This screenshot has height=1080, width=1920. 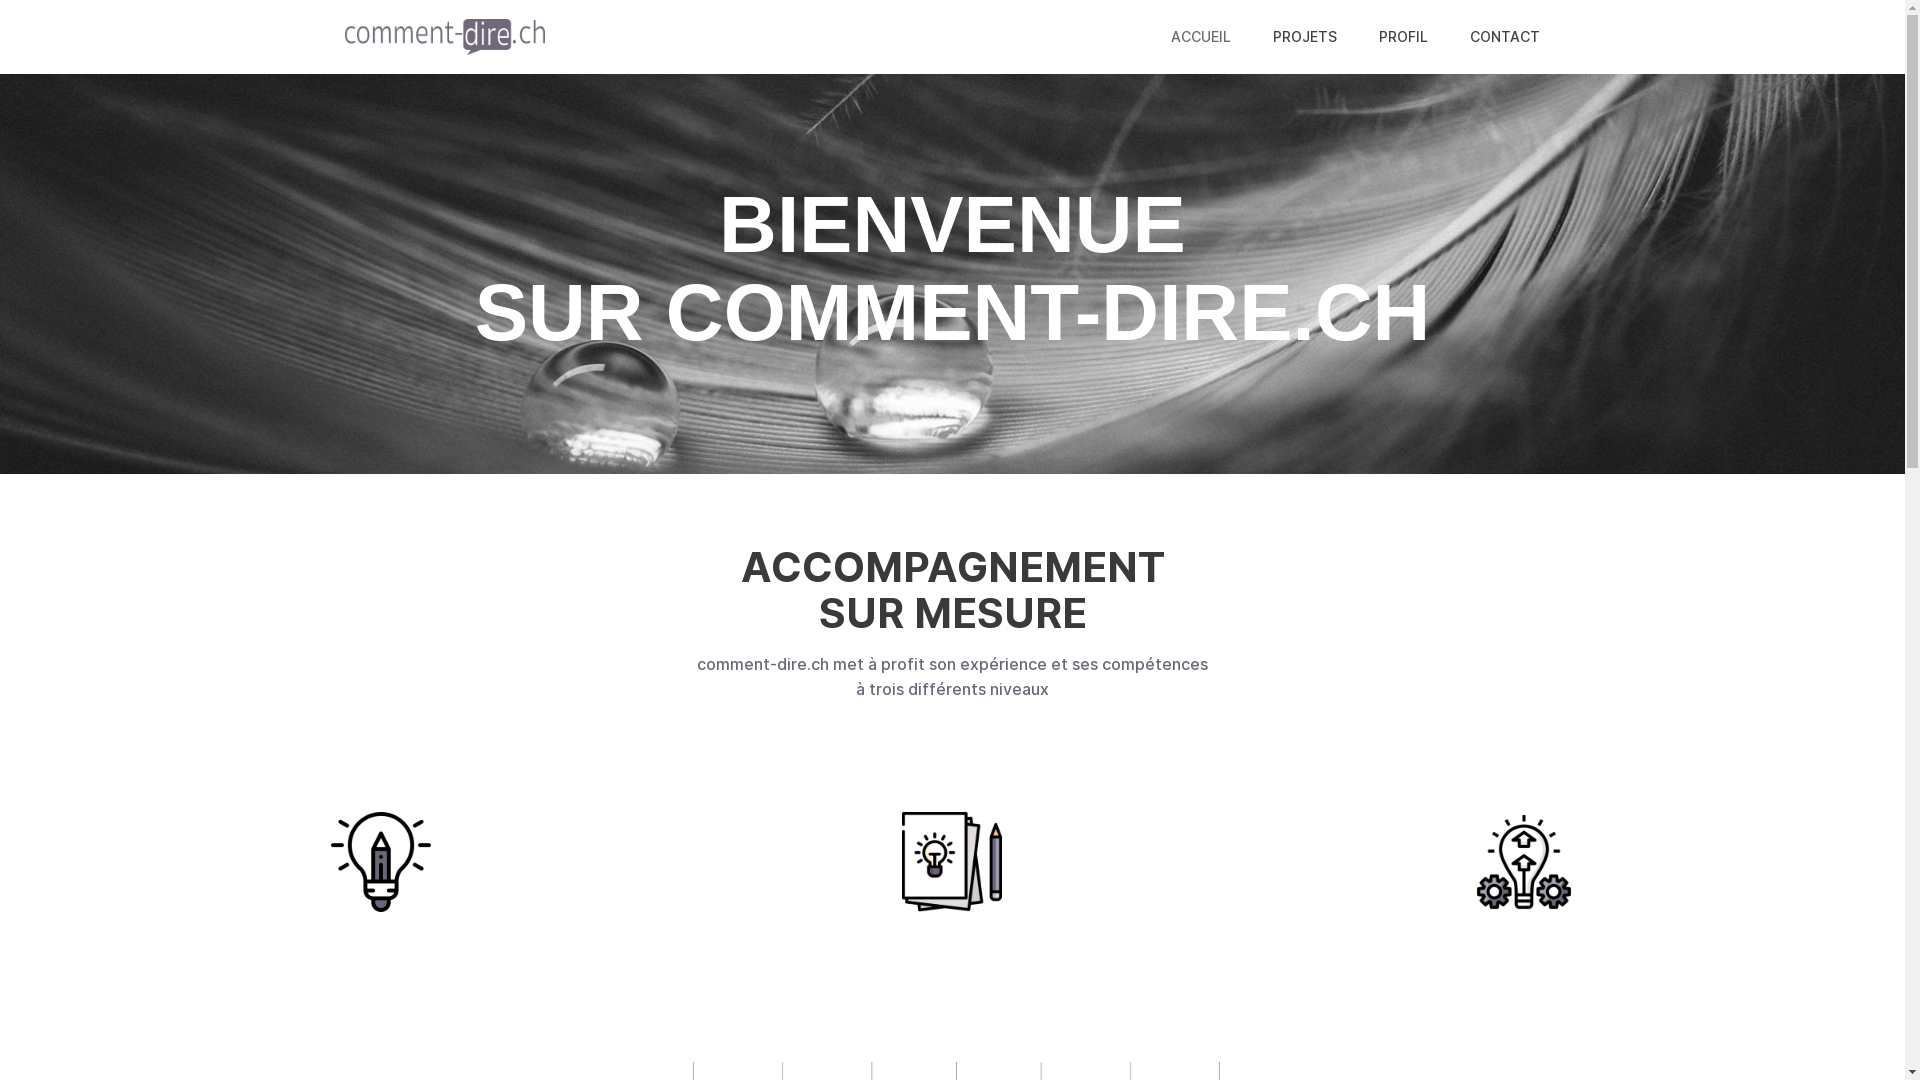 What do you see at coordinates (1305, 37) in the screenshot?
I see `'PROJETS'` at bounding box center [1305, 37].